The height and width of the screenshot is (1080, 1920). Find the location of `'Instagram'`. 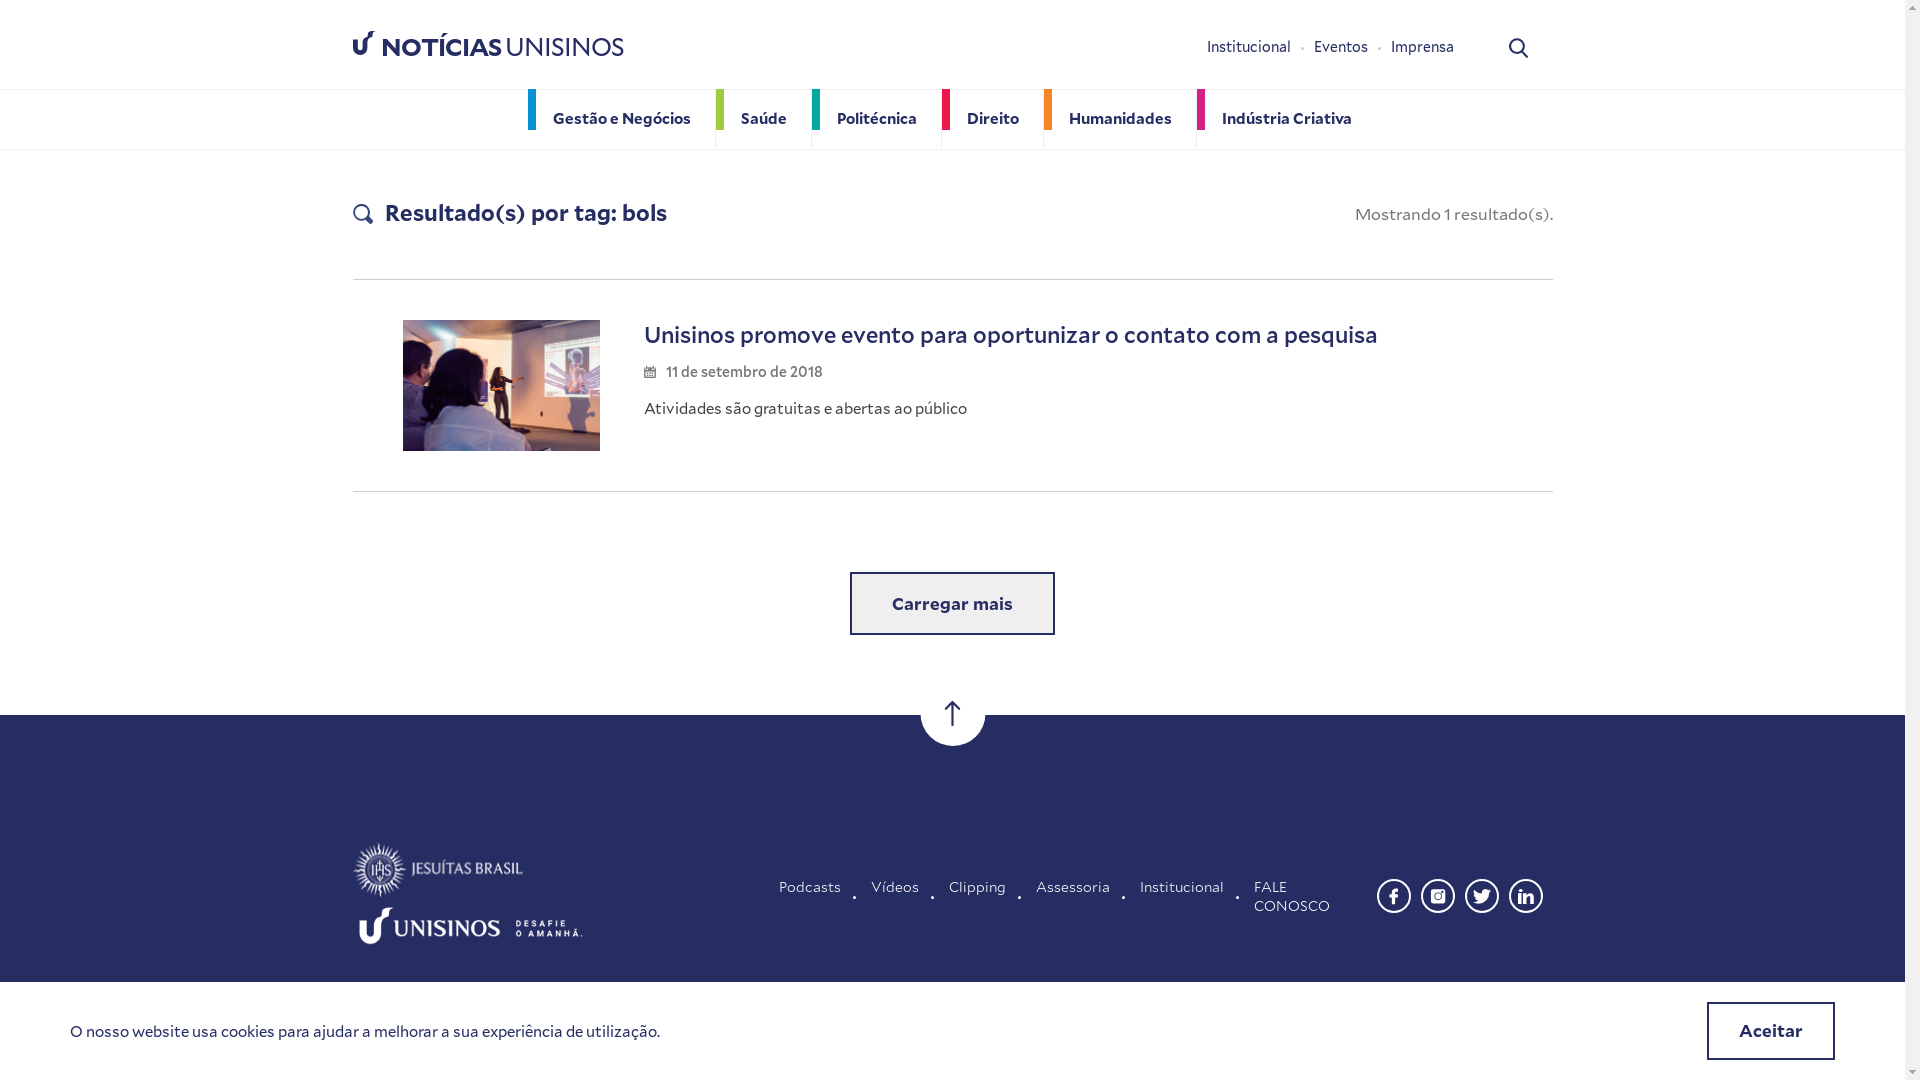

'Instagram' is located at coordinates (1435, 892).